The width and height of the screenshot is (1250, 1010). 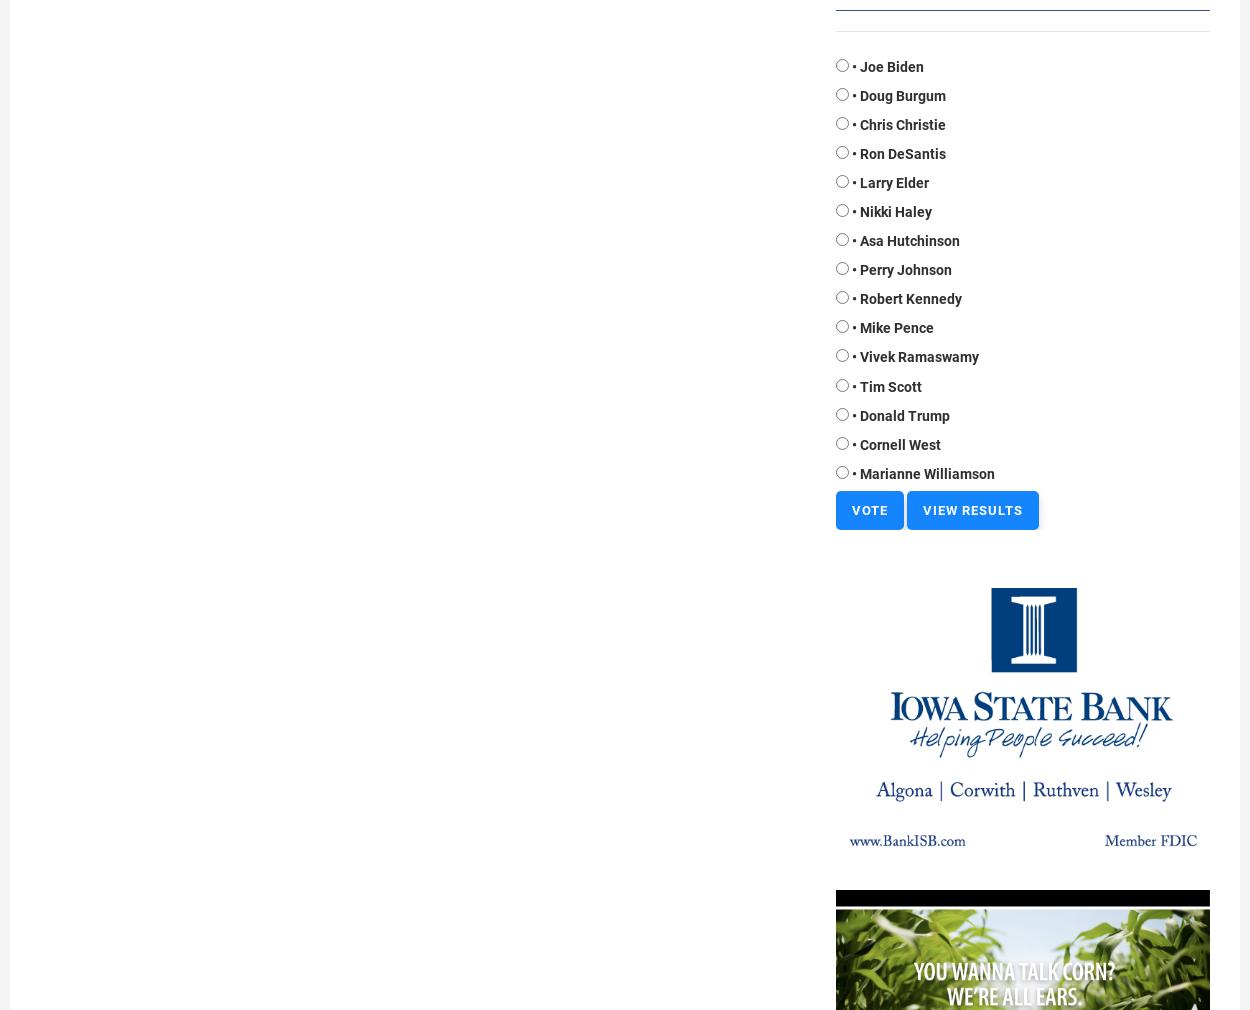 What do you see at coordinates (887, 386) in the screenshot?
I see `'• Tim Scott'` at bounding box center [887, 386].